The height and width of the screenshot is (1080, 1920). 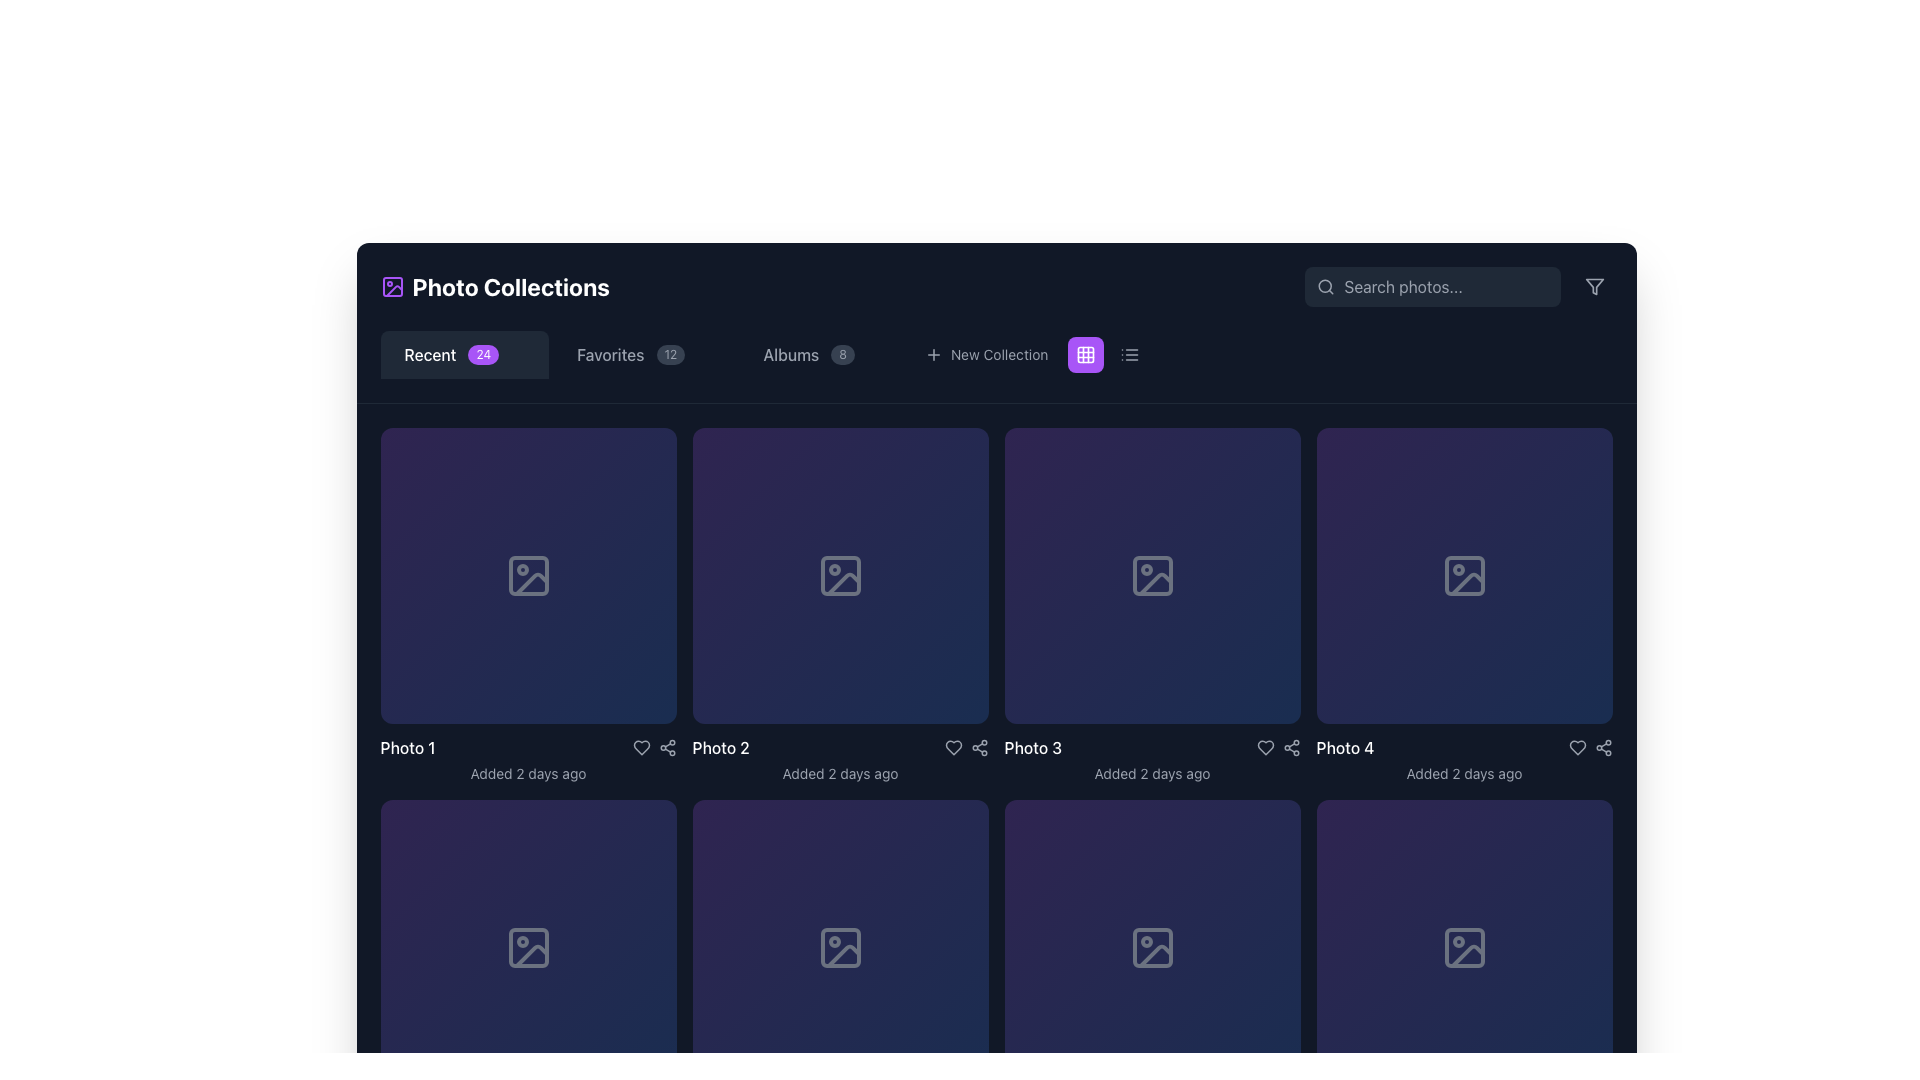 What do you see at coordinates (429, 353) in the screenshot?
I see `the 'Recent' text label, which is located in the top-left section of the interface and is adjacent to a badge labeled '24'` at bounding box center [429, 353].